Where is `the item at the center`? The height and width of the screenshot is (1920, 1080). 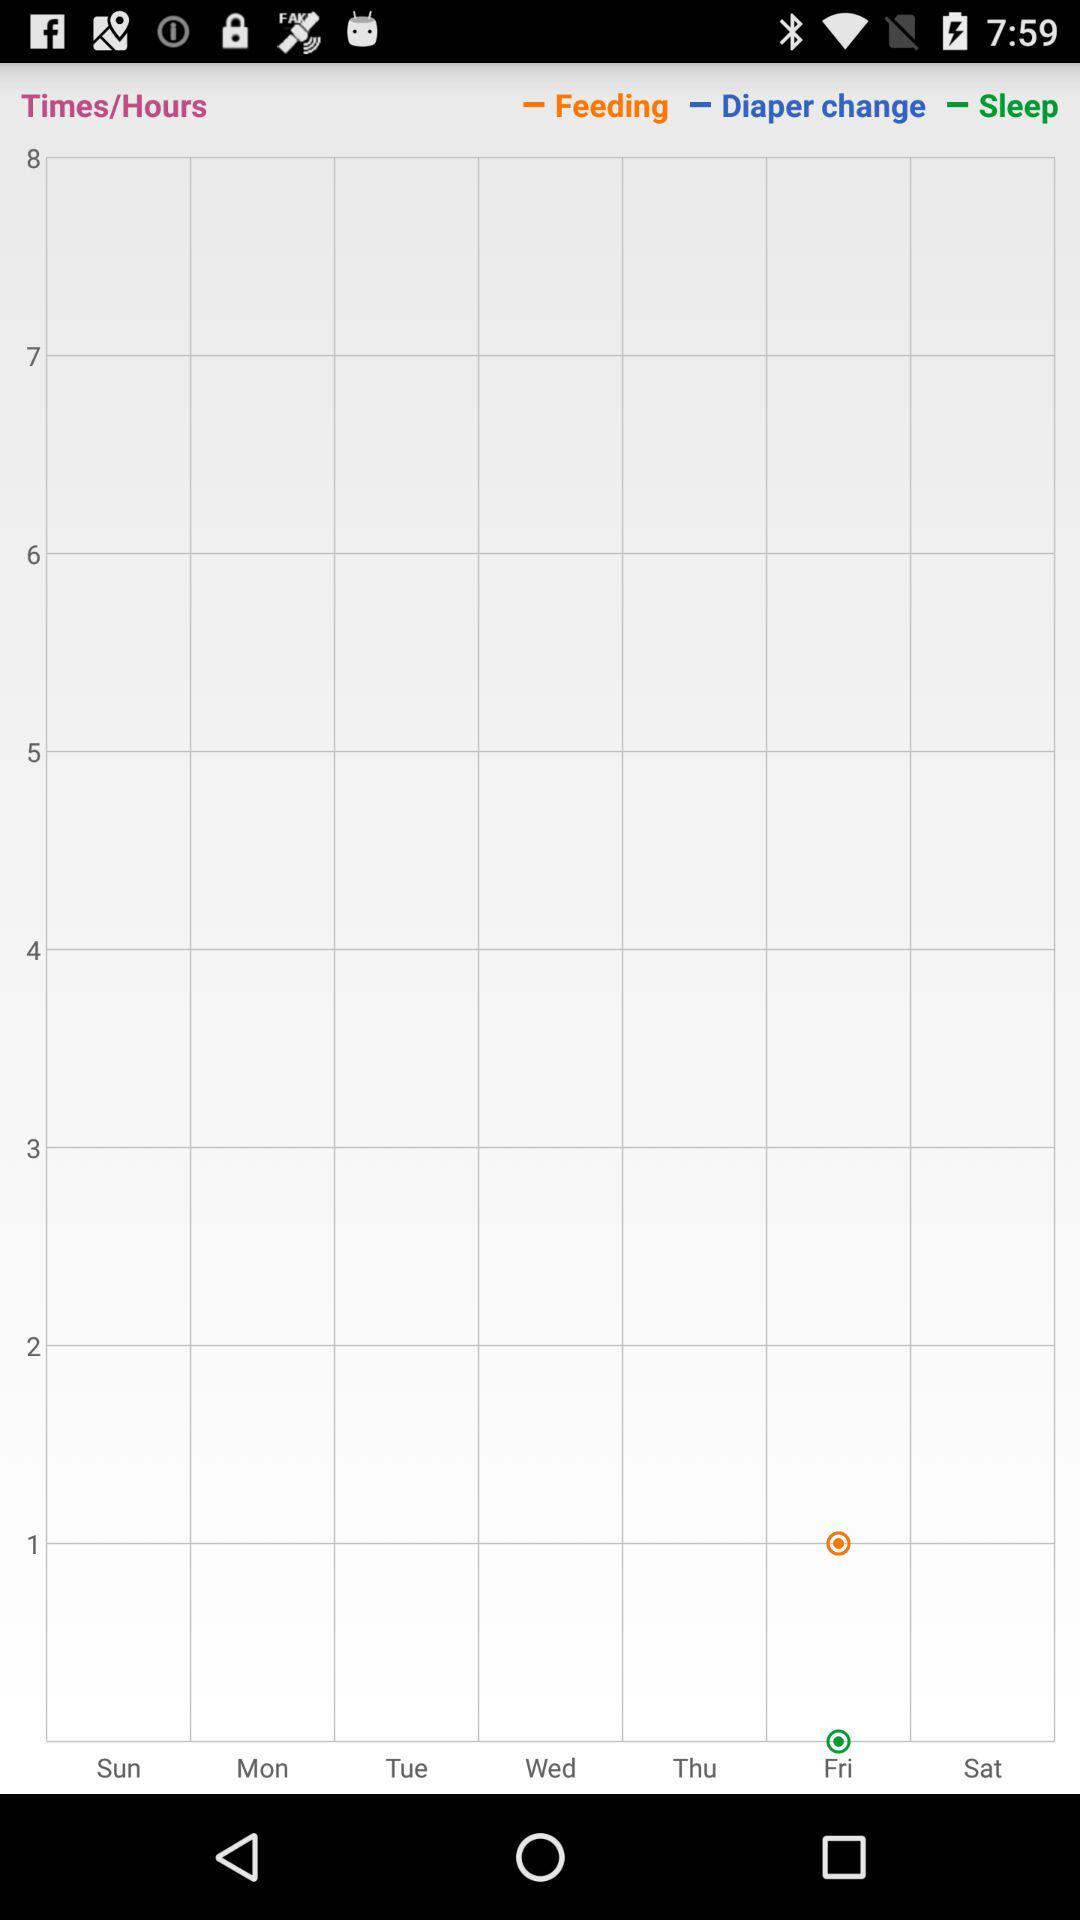 the item at the center is located at coordinates (540, 970).